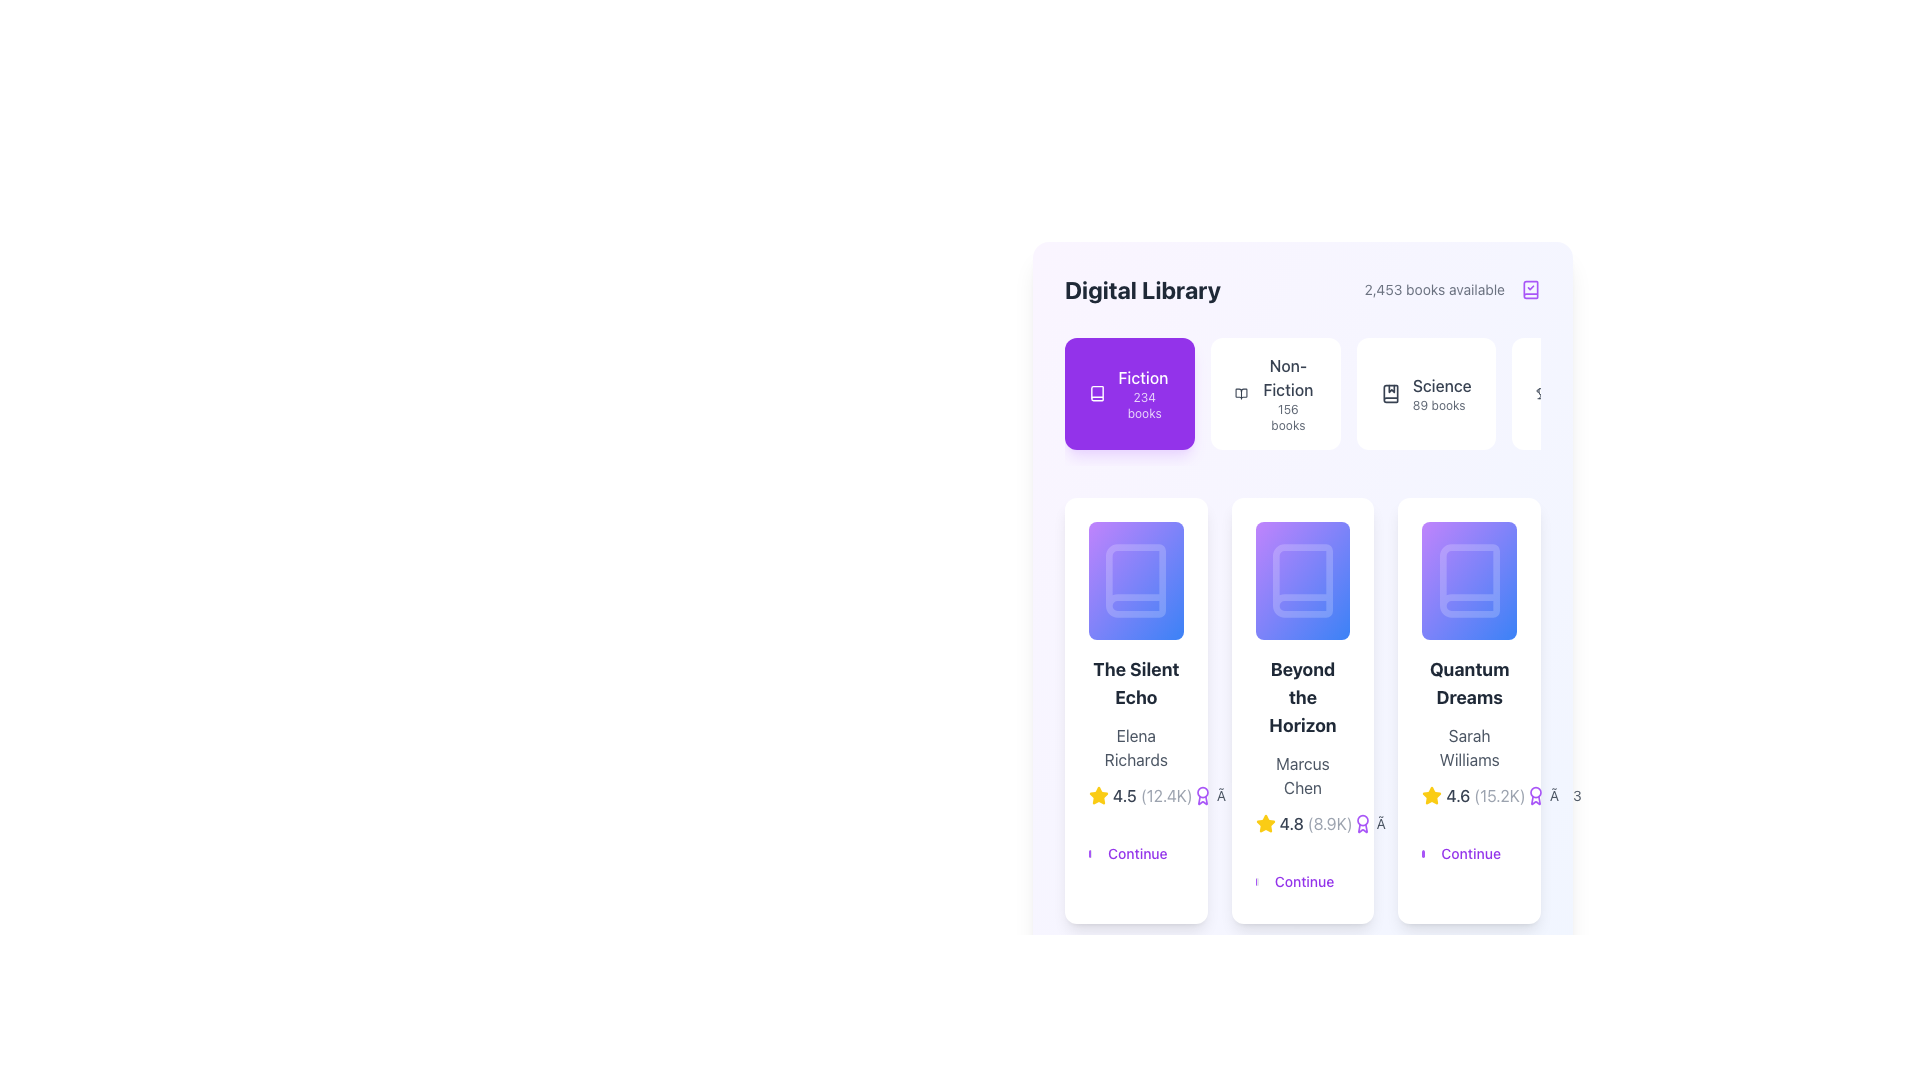 Image resolution: width=1920 pixels, height=1080 pixels. Describe the element at coordinates (1425, 393) in the screenshot. I see `the 'Science' button with a bookmark icon, which is the third button in the horizontal list under the 'Digital Library' heading` at that location.